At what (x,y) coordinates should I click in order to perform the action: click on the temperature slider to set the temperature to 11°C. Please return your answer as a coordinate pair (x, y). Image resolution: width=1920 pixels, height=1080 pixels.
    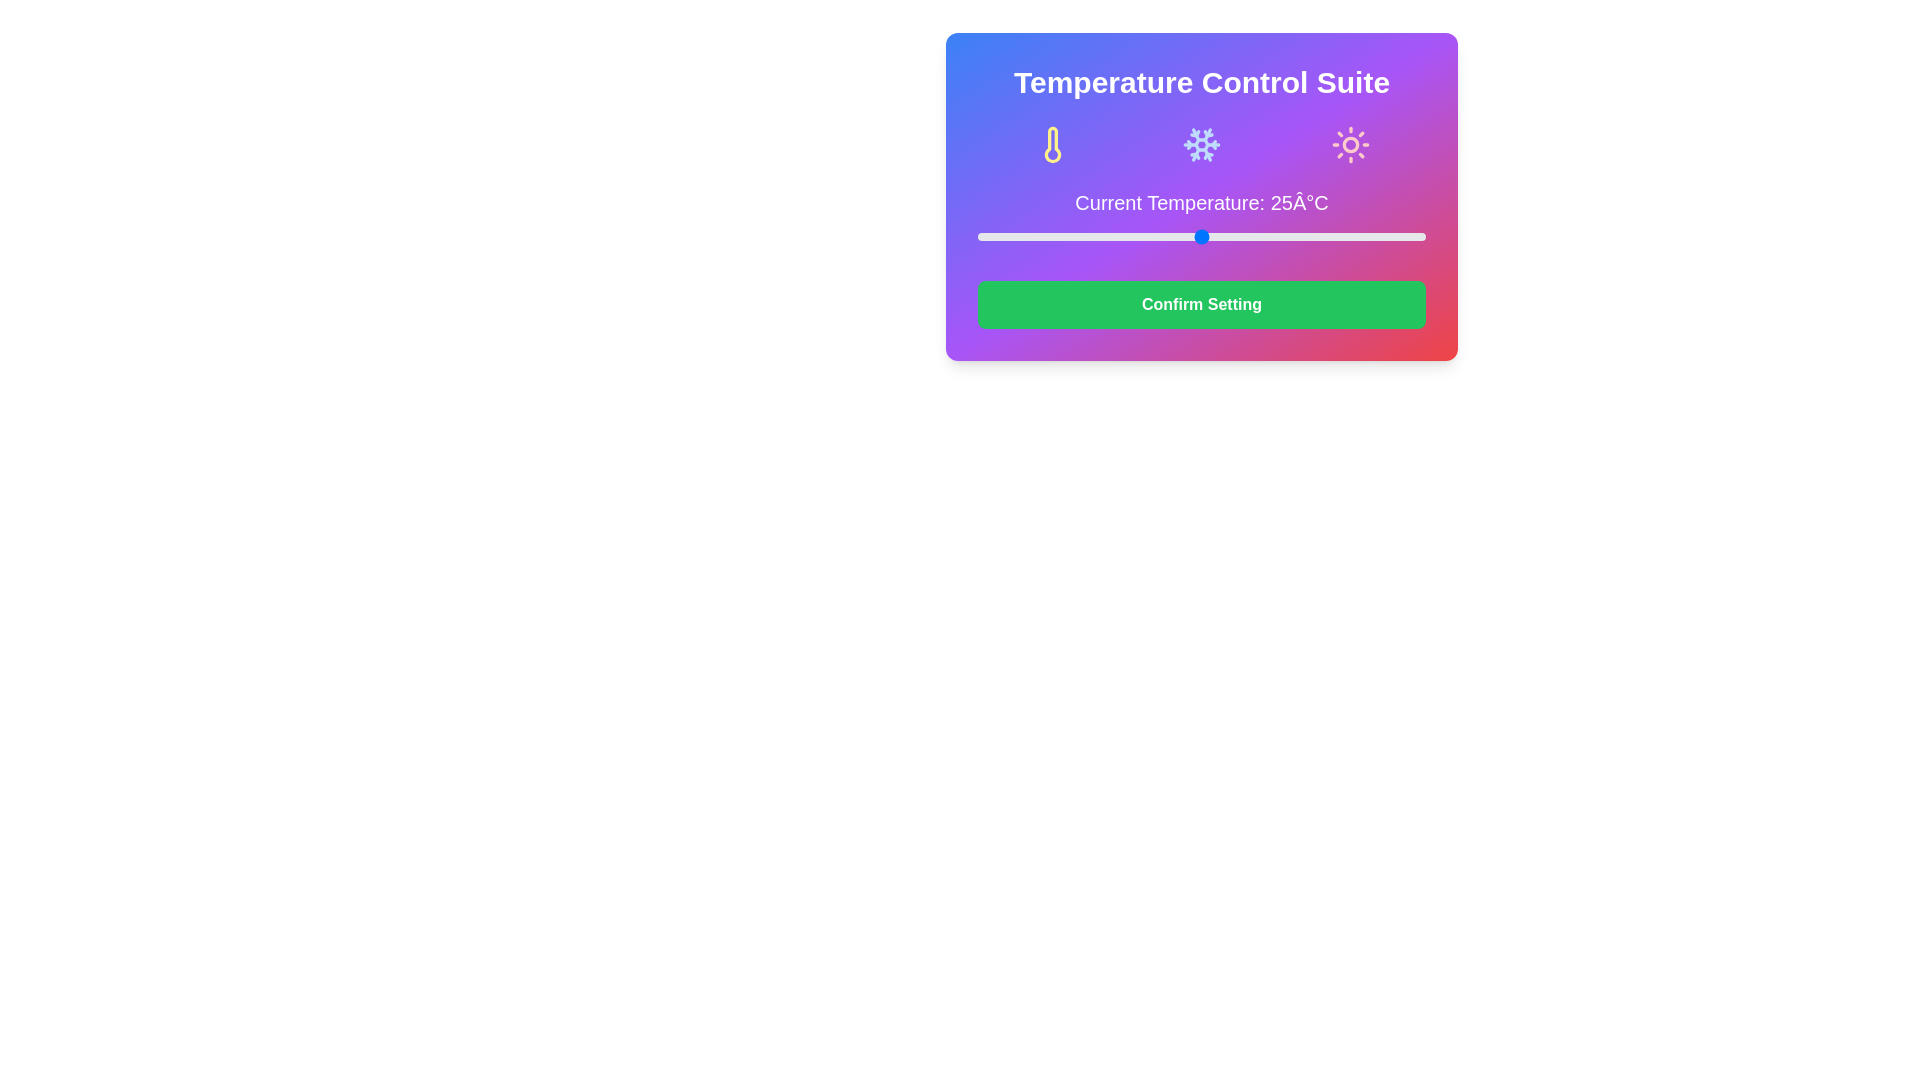
    Looking at the image, I should click on (1075, 235).